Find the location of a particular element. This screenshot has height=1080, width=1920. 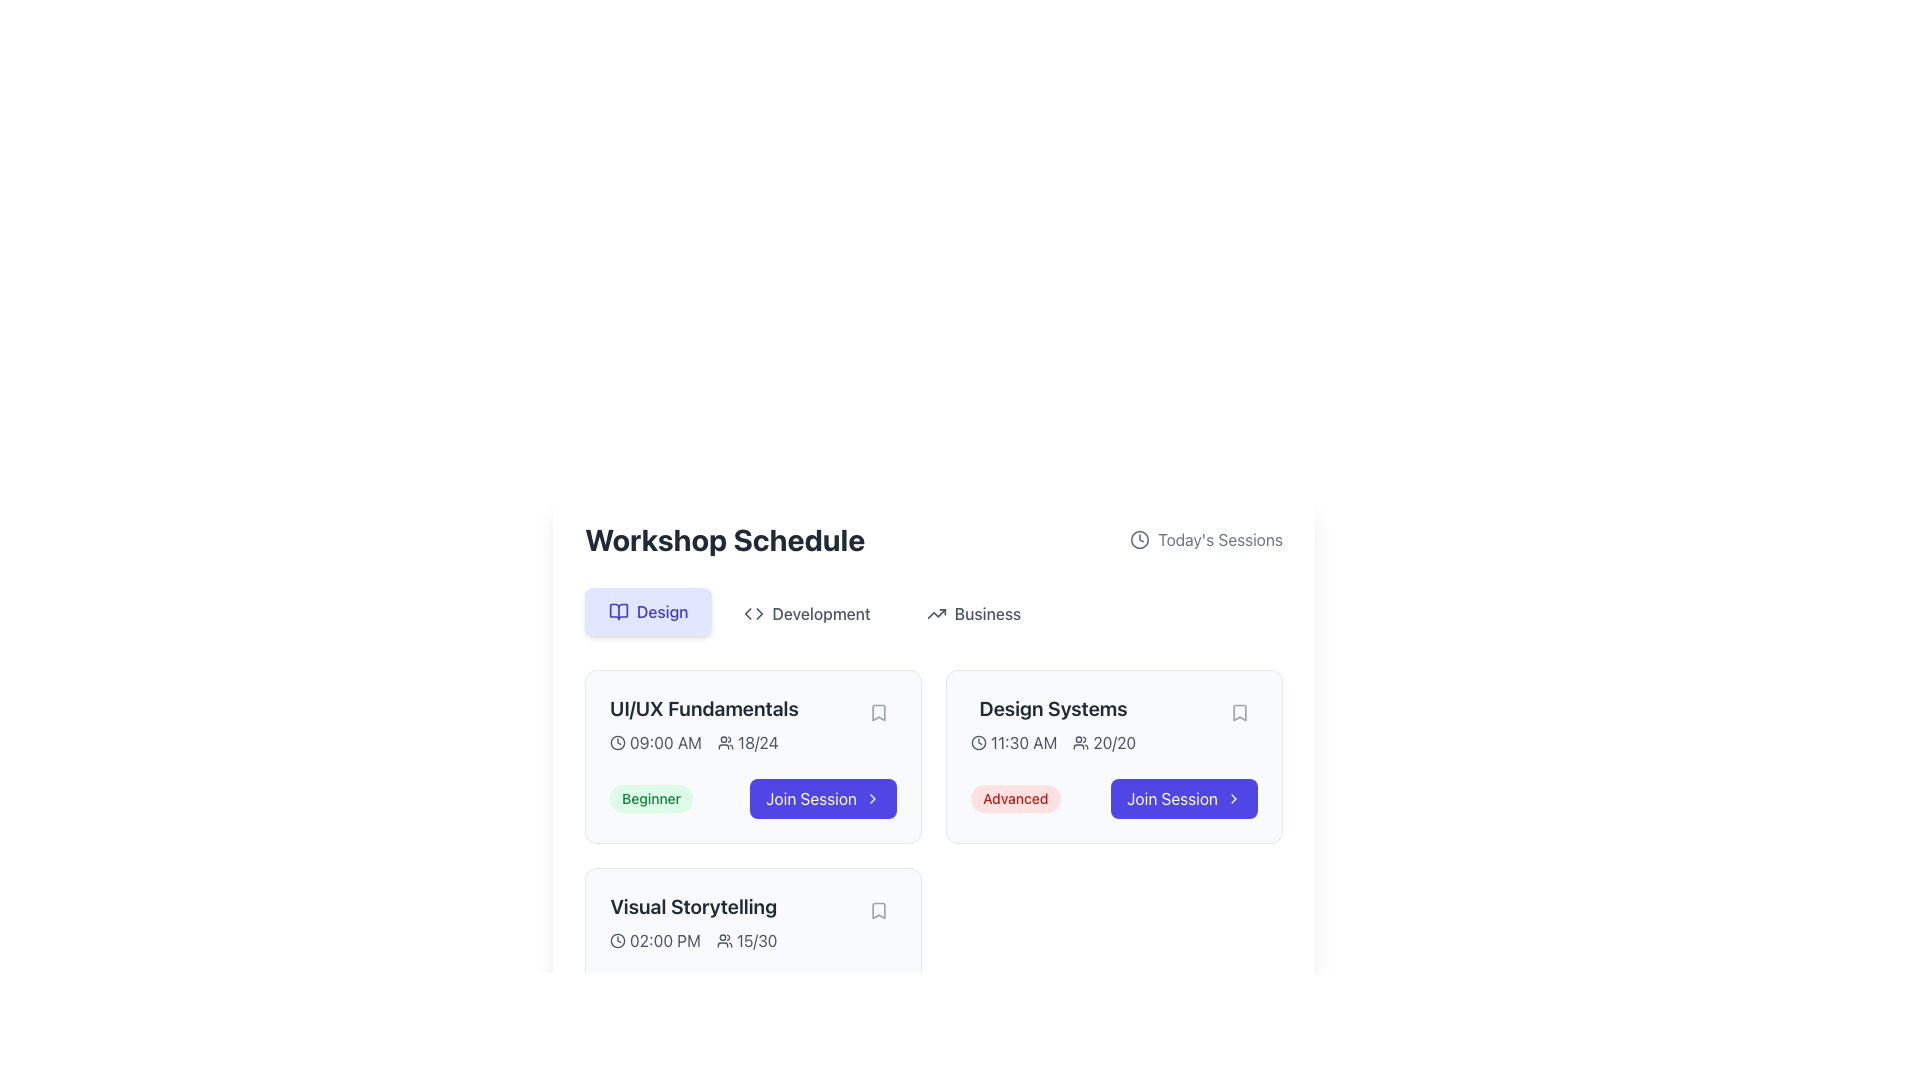

the third clickable card in the 'Workshop Schedule' section is located at coordinates (752, 954).